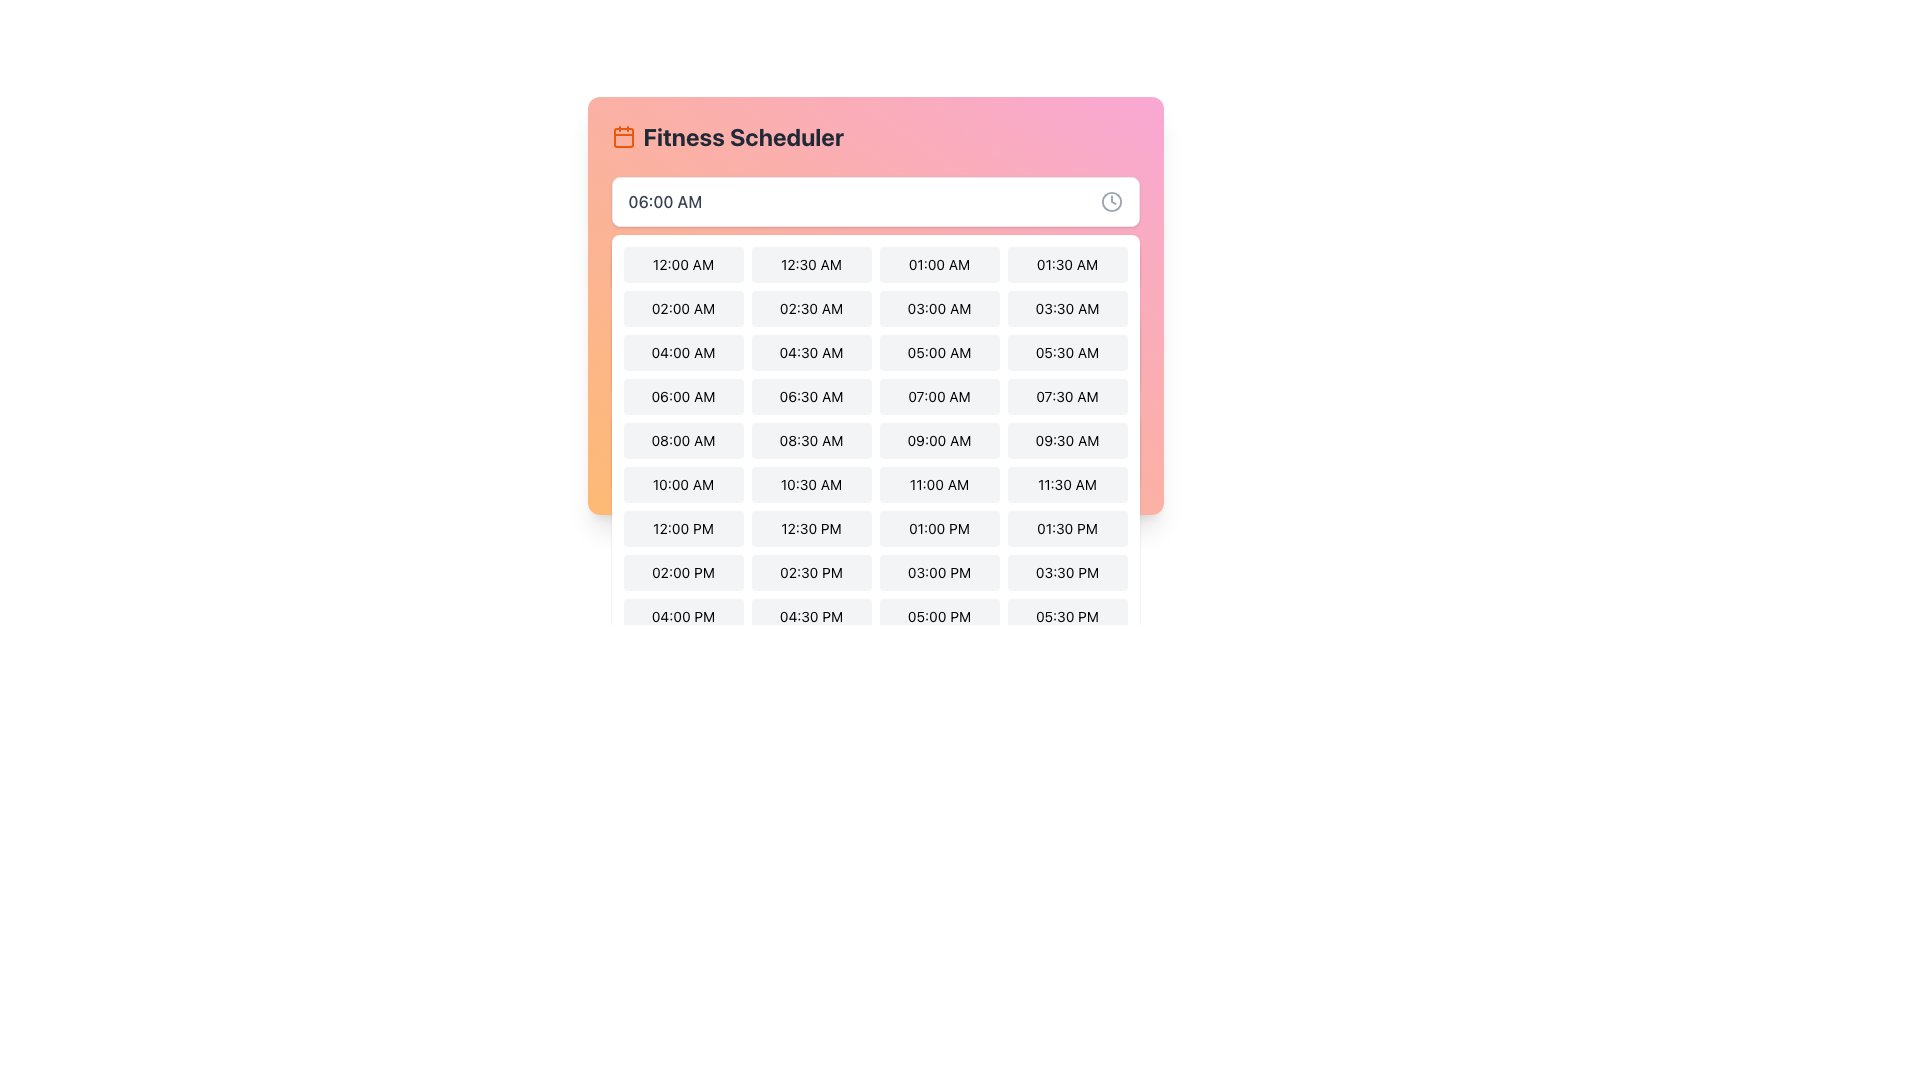  What do you see at coordinates (683, 352) in the screenshot?
I see `the '04:00 AM' button, which is a time slot option in a grid layout` at bounding box center [683, 352].